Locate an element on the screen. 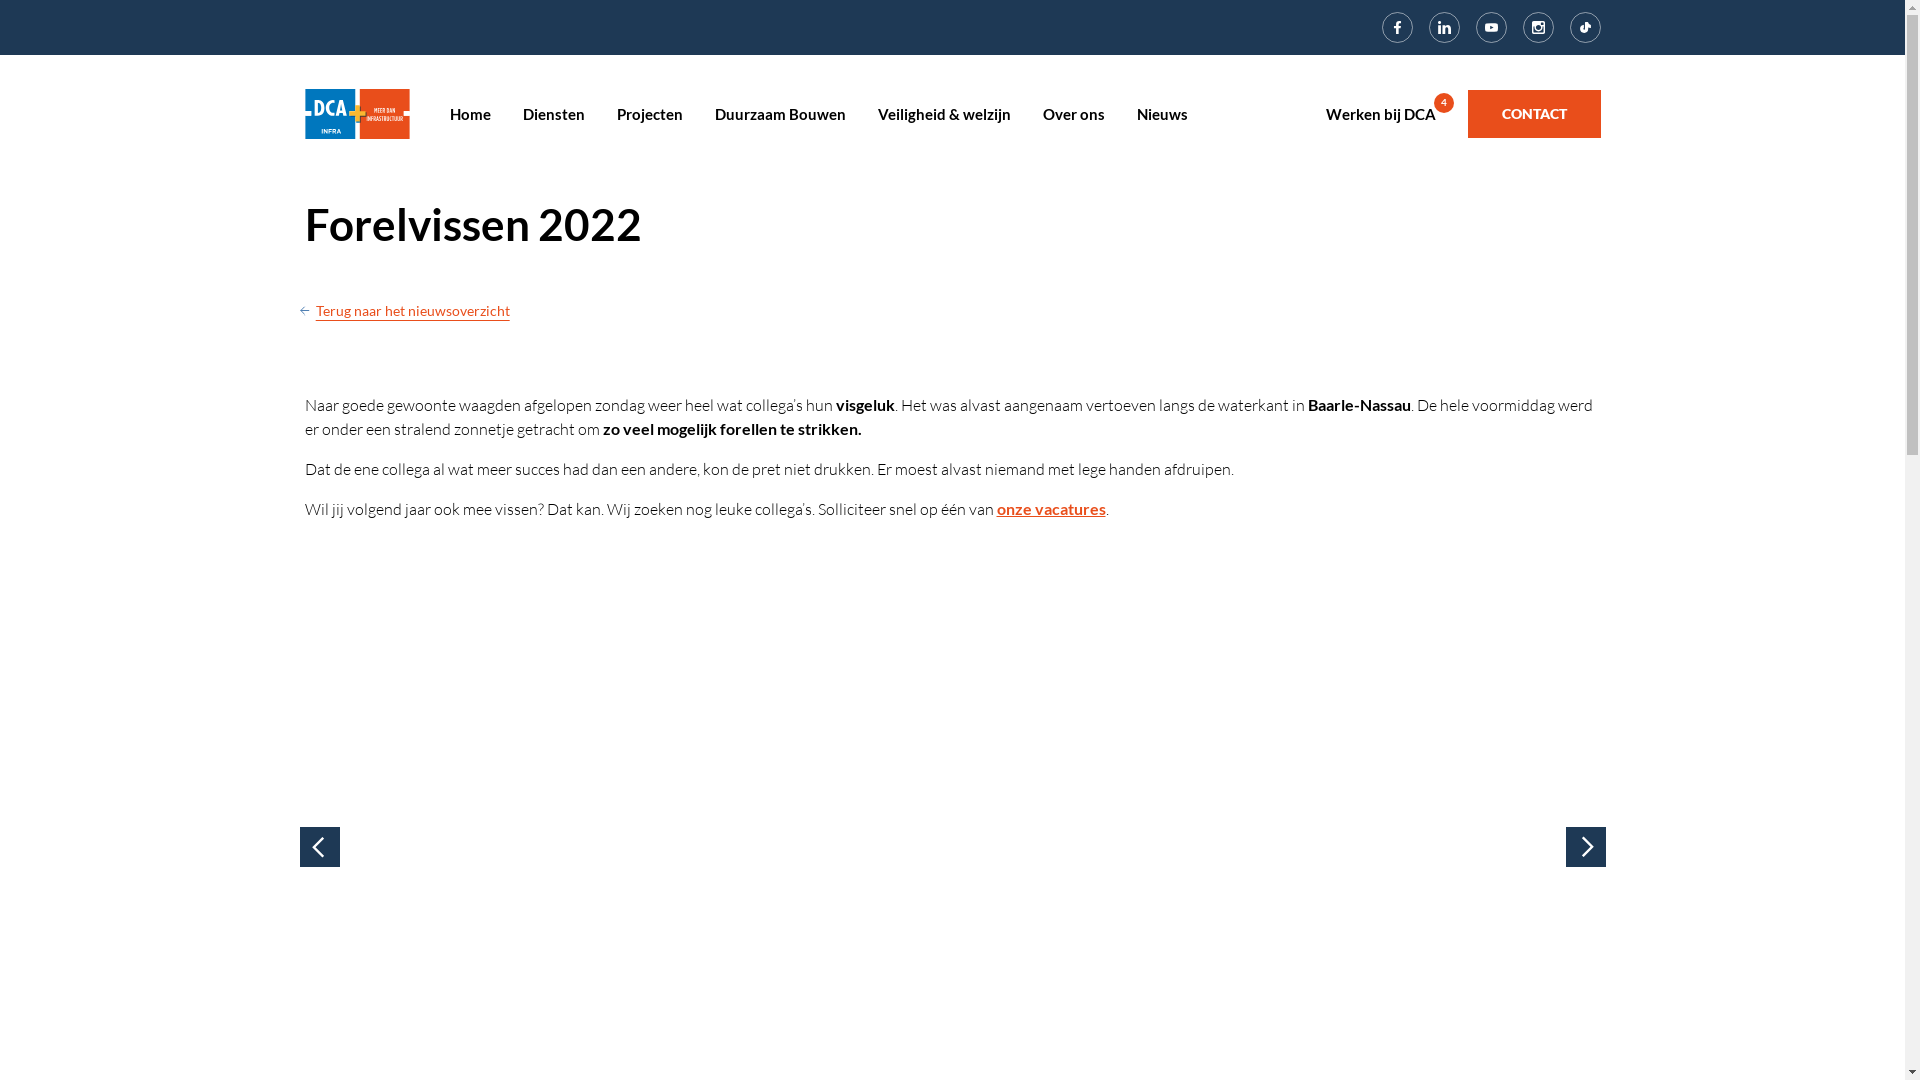 This screenshot has width=1920, height=1080. 'Next' is located at coordinates (1584, 847).